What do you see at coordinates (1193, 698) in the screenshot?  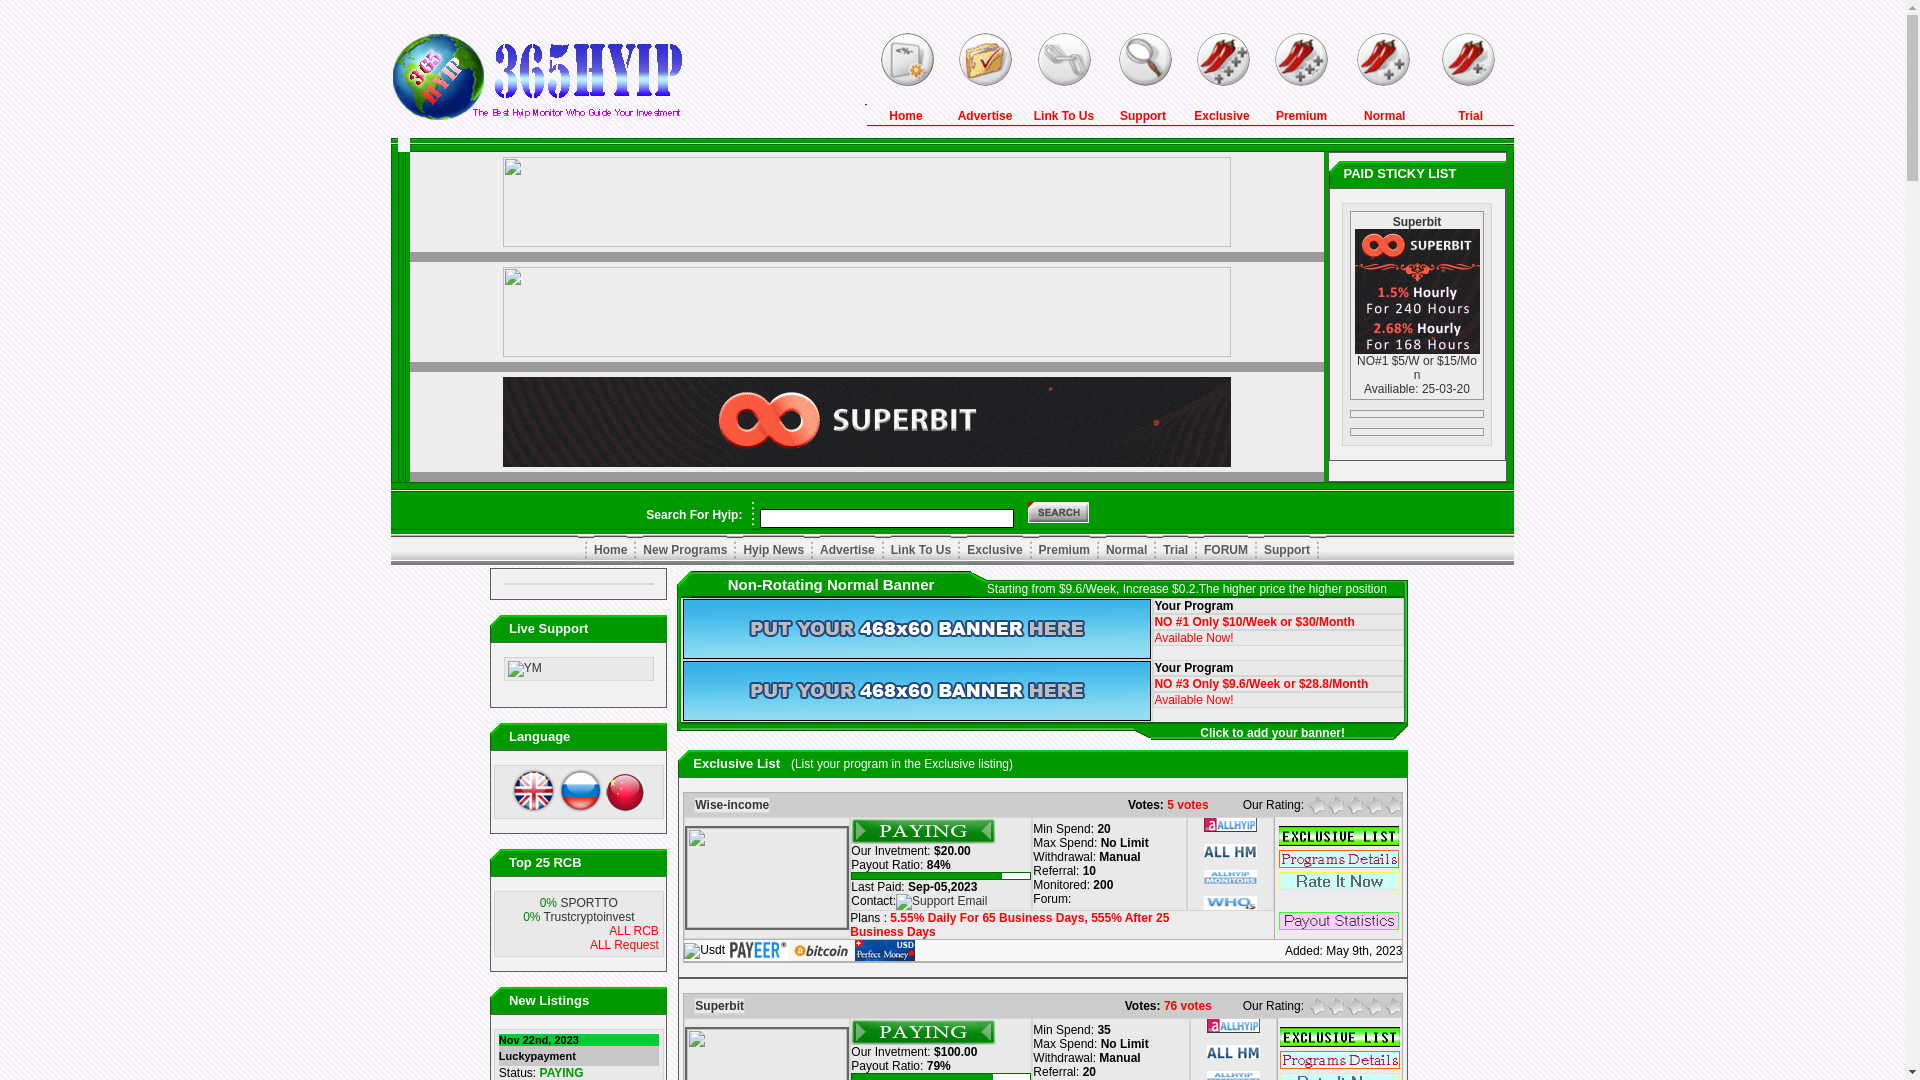 I see `'Available Now!'` at bounding box center [1193, 698].